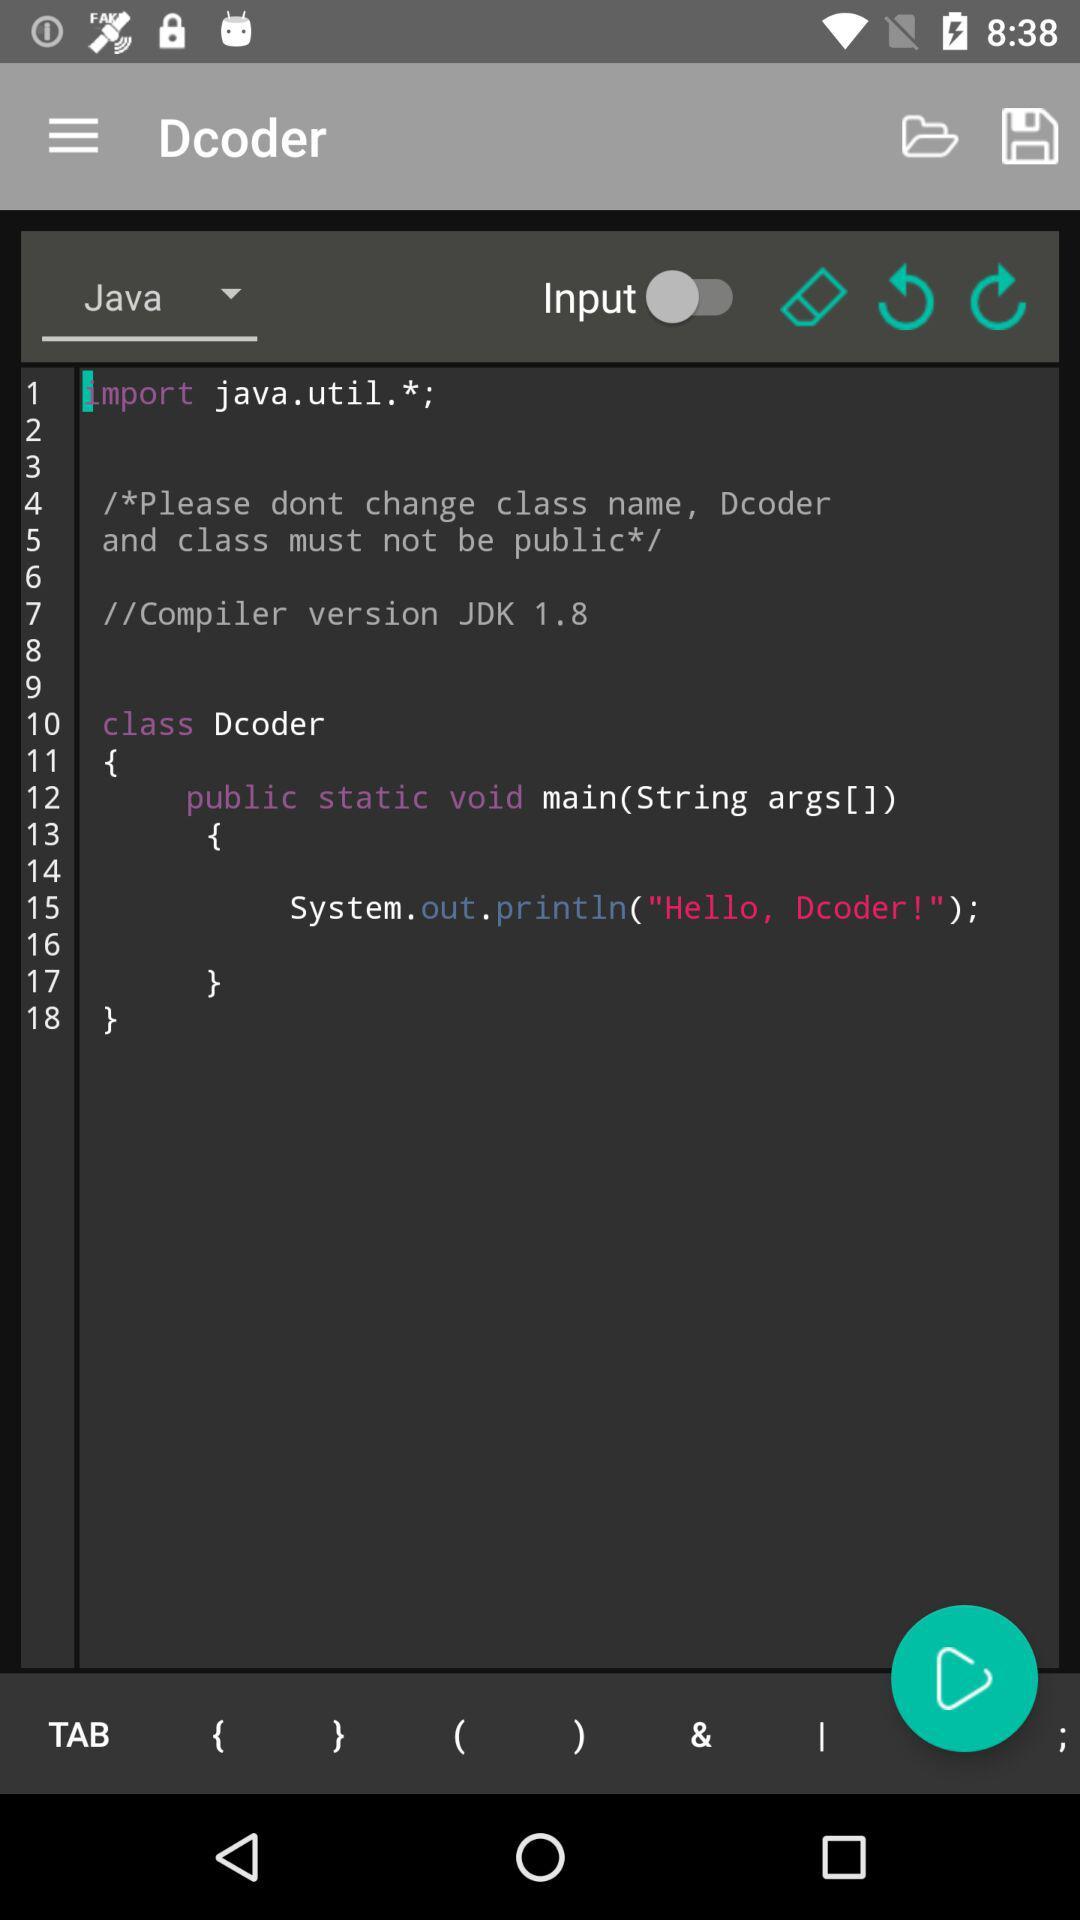 The image size is (1080, 1920). Describe the element at coordinates (813, 295) in the screenshot. I see `delete button` at that location.